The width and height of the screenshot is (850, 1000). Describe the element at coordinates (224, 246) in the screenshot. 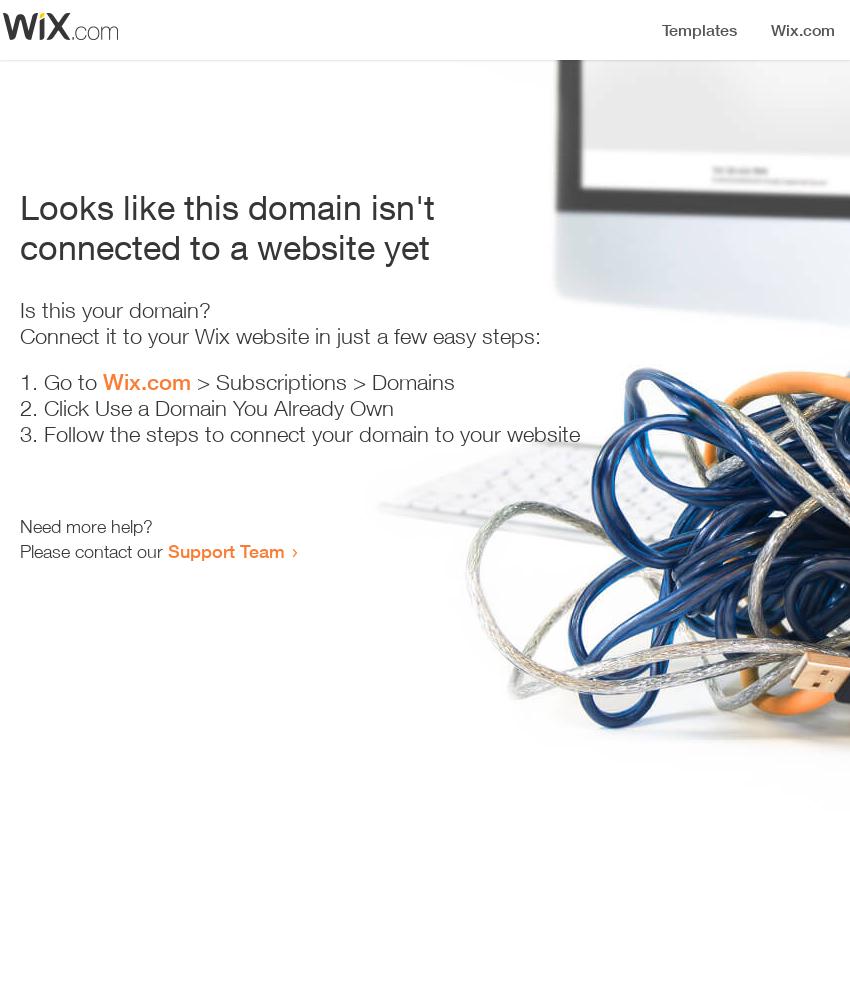

I see `'connected to a website yet'` at that location.